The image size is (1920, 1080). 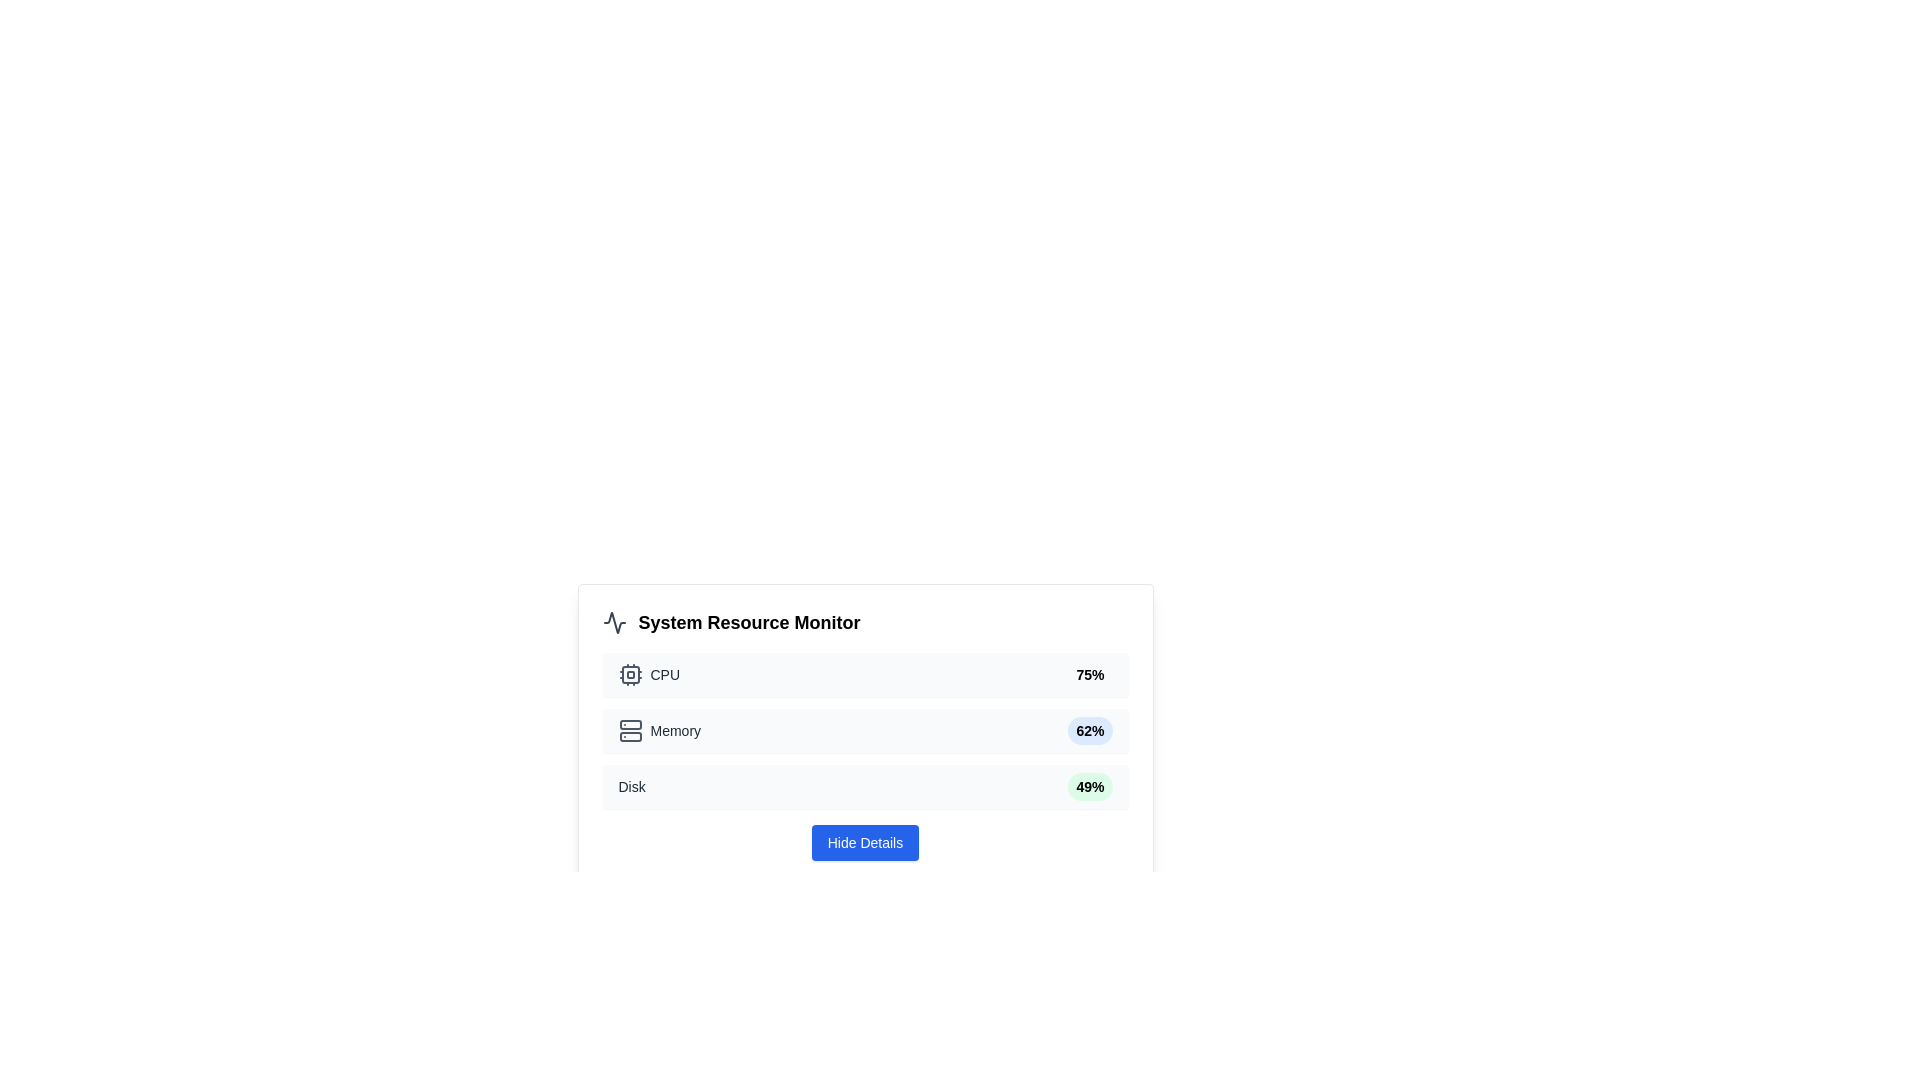 What do you see at coordinates (665, 675) in the screenshot?
I see `the text label that describes the CPU resource section in the 'System Resource Monitor', located next to the CPU icon and above the percentage indicator (75%)` at bounding box center [665, 675].